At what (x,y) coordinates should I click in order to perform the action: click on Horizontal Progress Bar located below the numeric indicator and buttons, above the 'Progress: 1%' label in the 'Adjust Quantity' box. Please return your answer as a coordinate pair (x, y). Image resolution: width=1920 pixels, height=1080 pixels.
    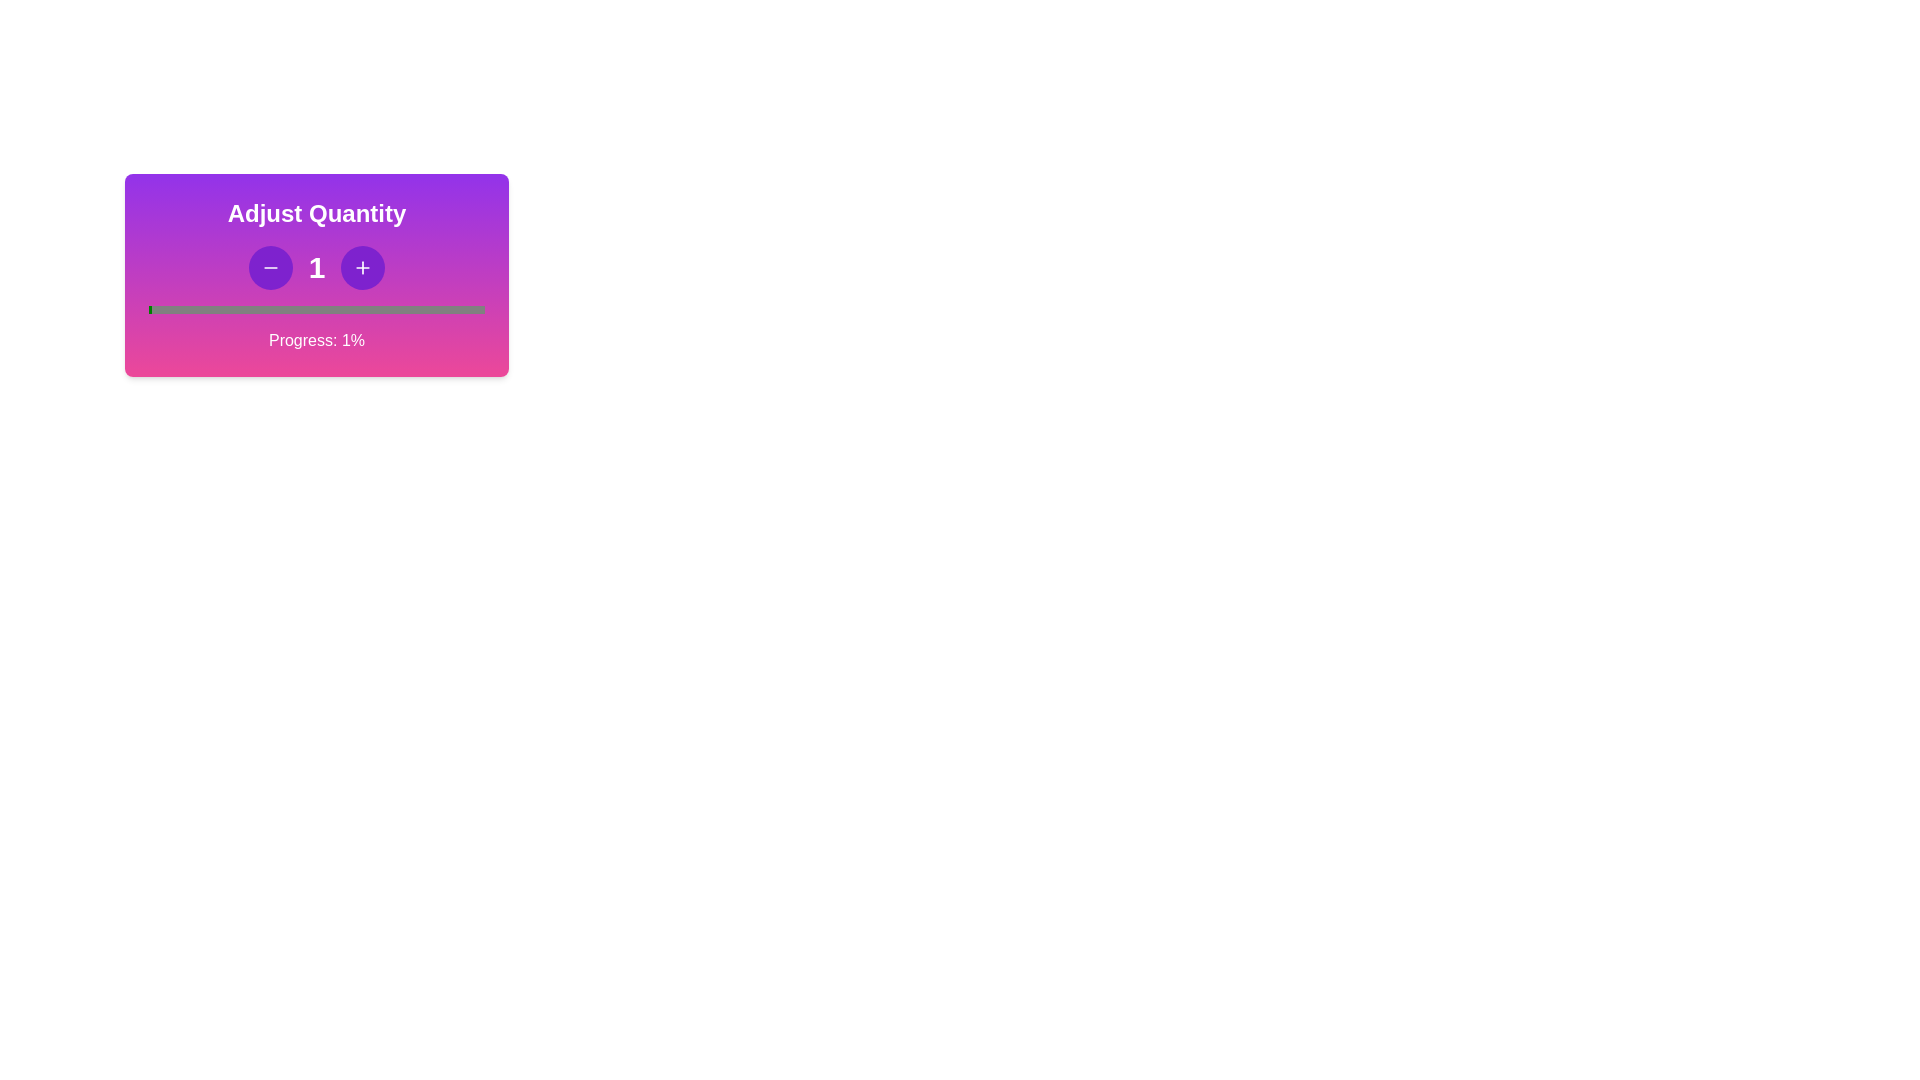
    Looking at the image, I should click on (315, 309).